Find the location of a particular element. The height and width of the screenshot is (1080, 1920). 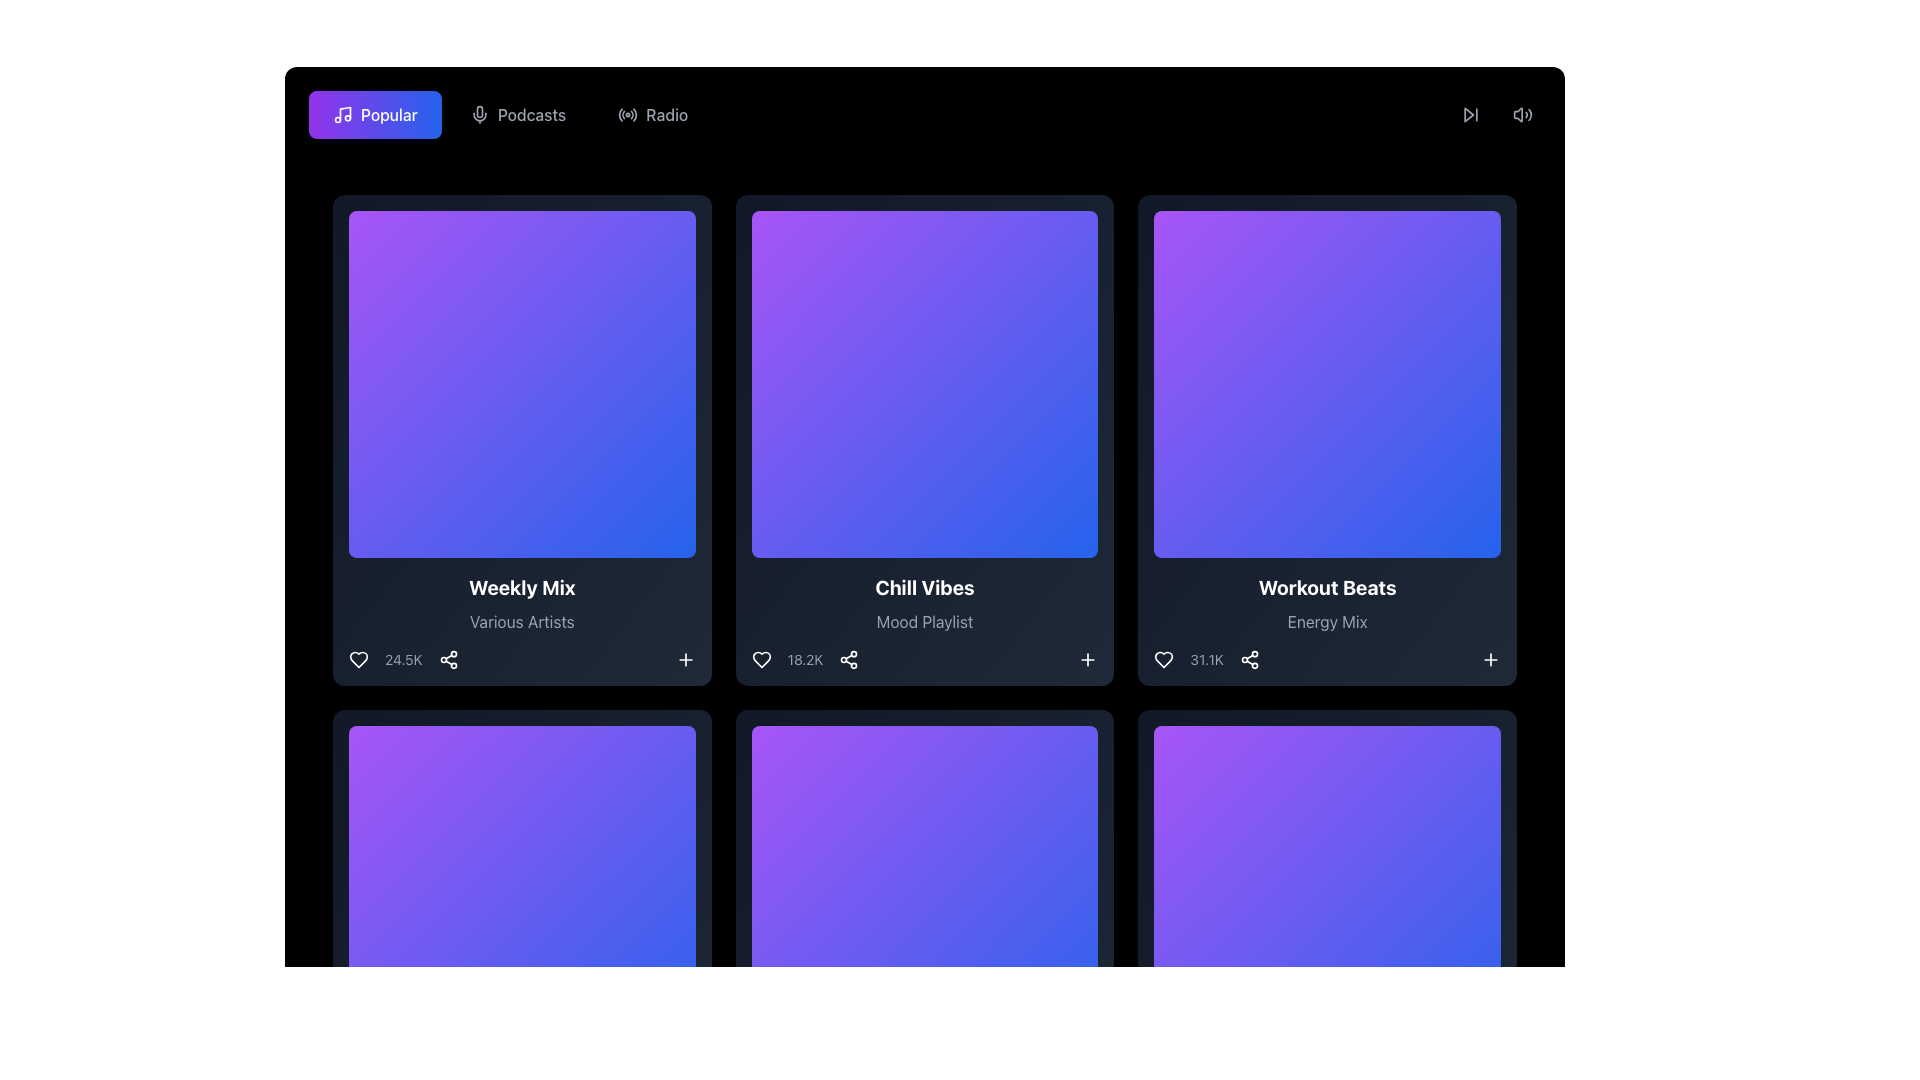

the 'like' or 'favorite' button located below the 'Weekly Mix' playlist, which is the first icon in a row of interactive icons adjacent to the text '24.5K' is located at coordinates (359, 659).